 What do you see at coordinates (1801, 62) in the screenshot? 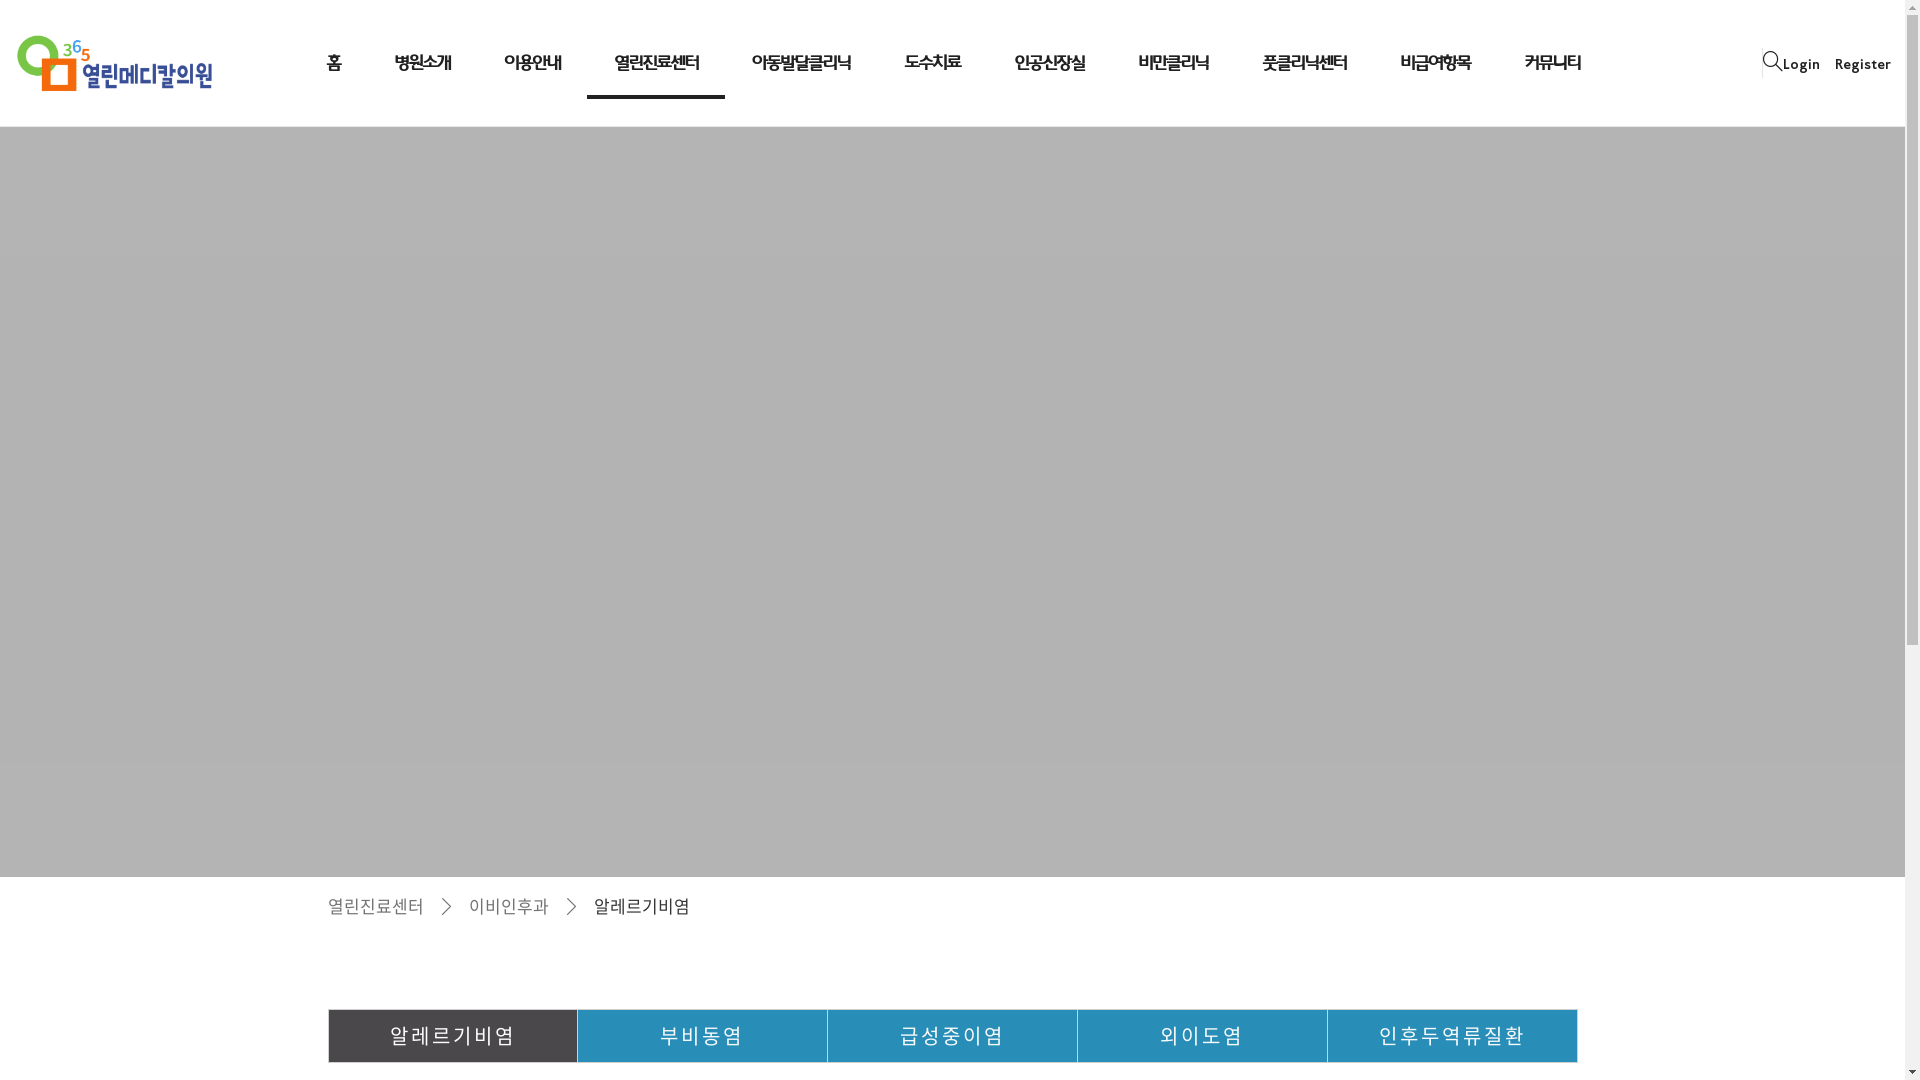
I see `'Login'` at bounding box center [1801, 62].